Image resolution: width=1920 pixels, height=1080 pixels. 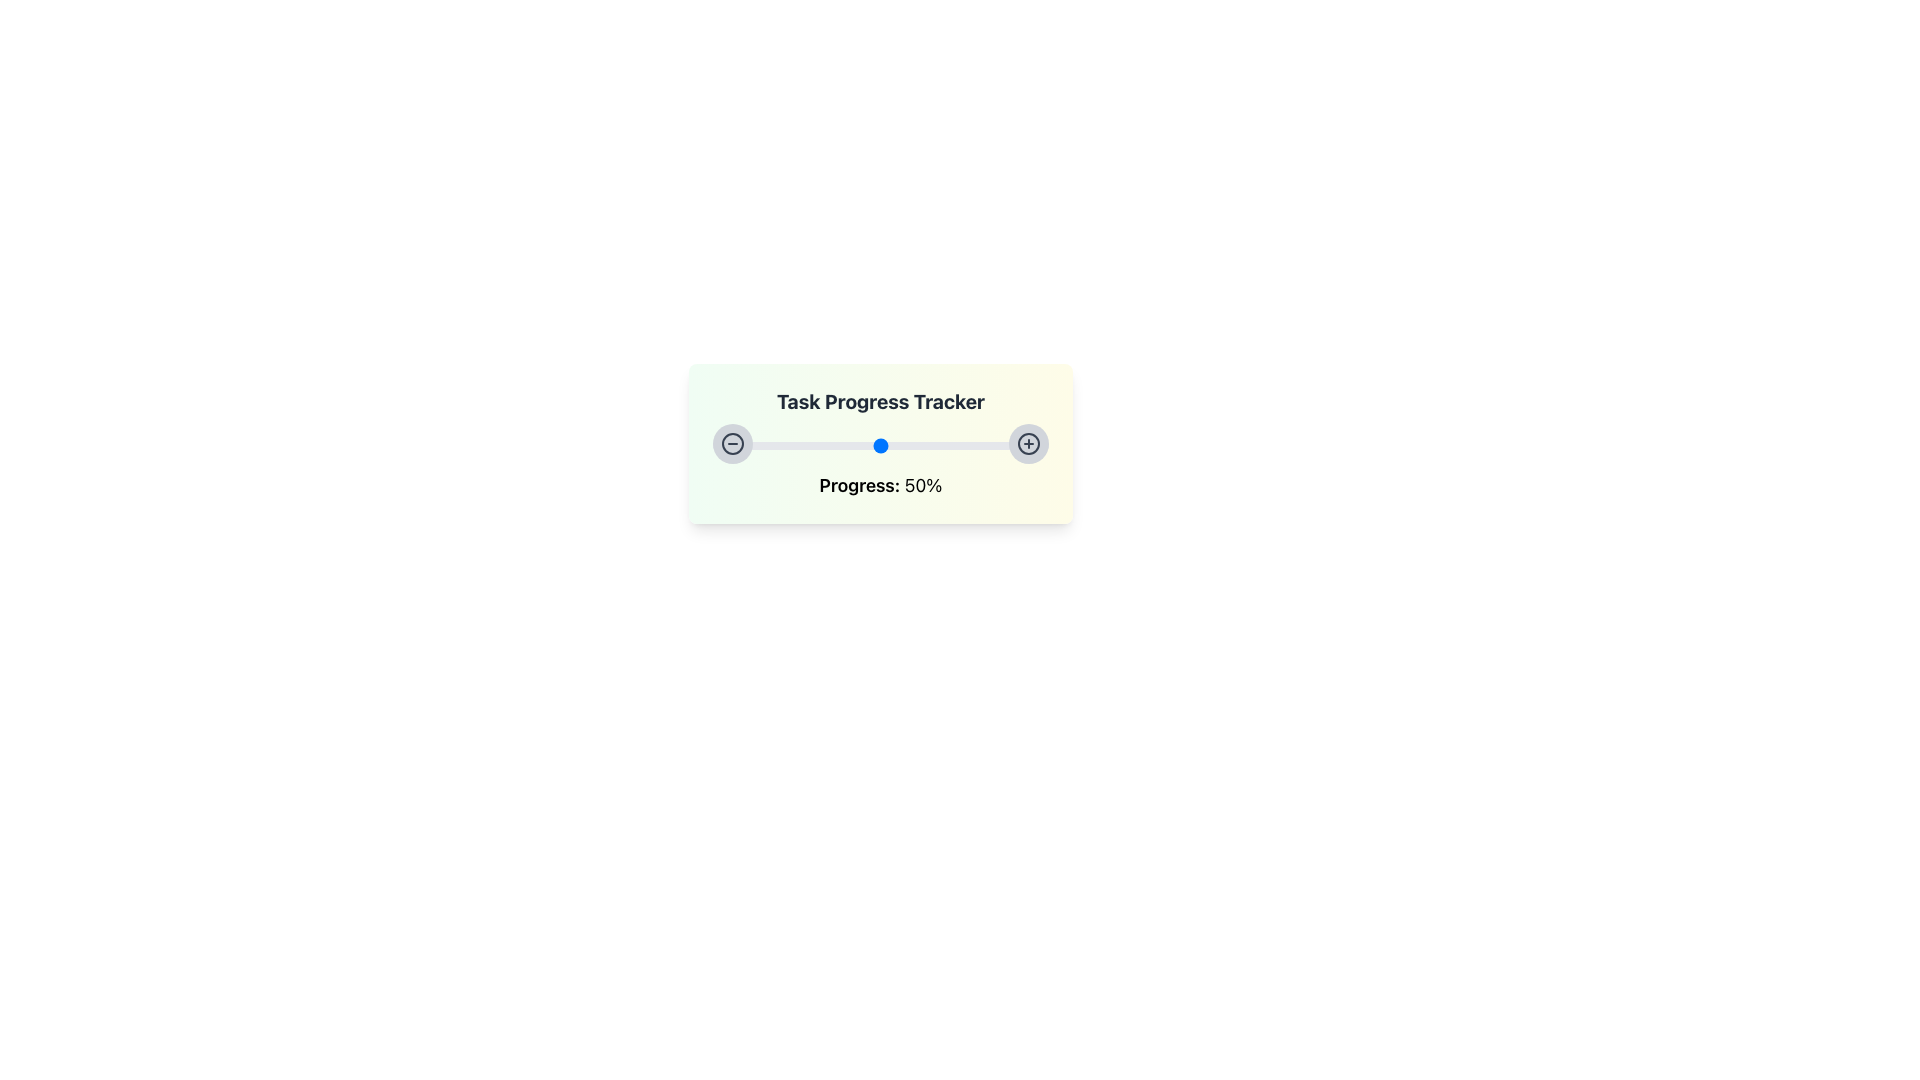 I want to click on the circular gray button with a '+' symbol at the right end of the progress tracker, so click(x=1028, y=442).